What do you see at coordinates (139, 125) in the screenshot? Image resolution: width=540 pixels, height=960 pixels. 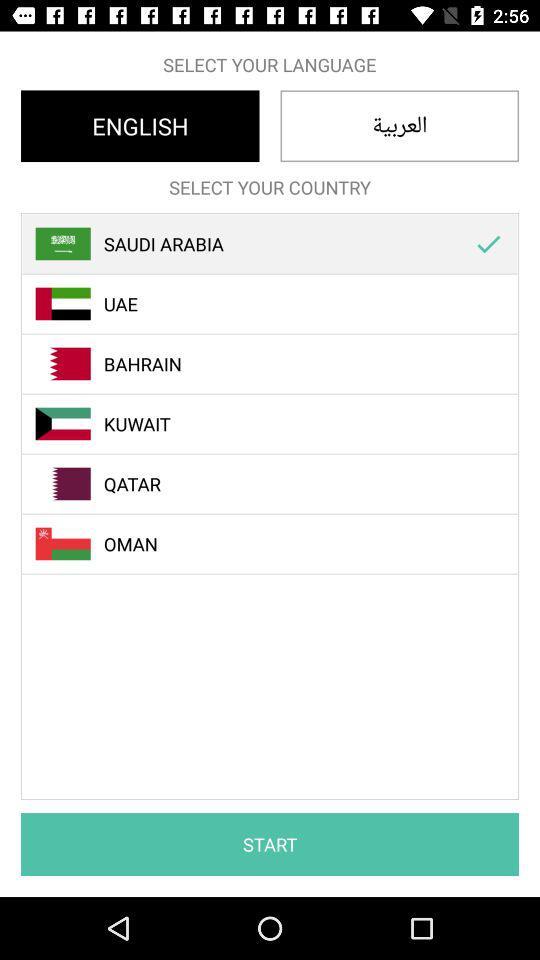 I see `english` at bounding box center [139, 125].